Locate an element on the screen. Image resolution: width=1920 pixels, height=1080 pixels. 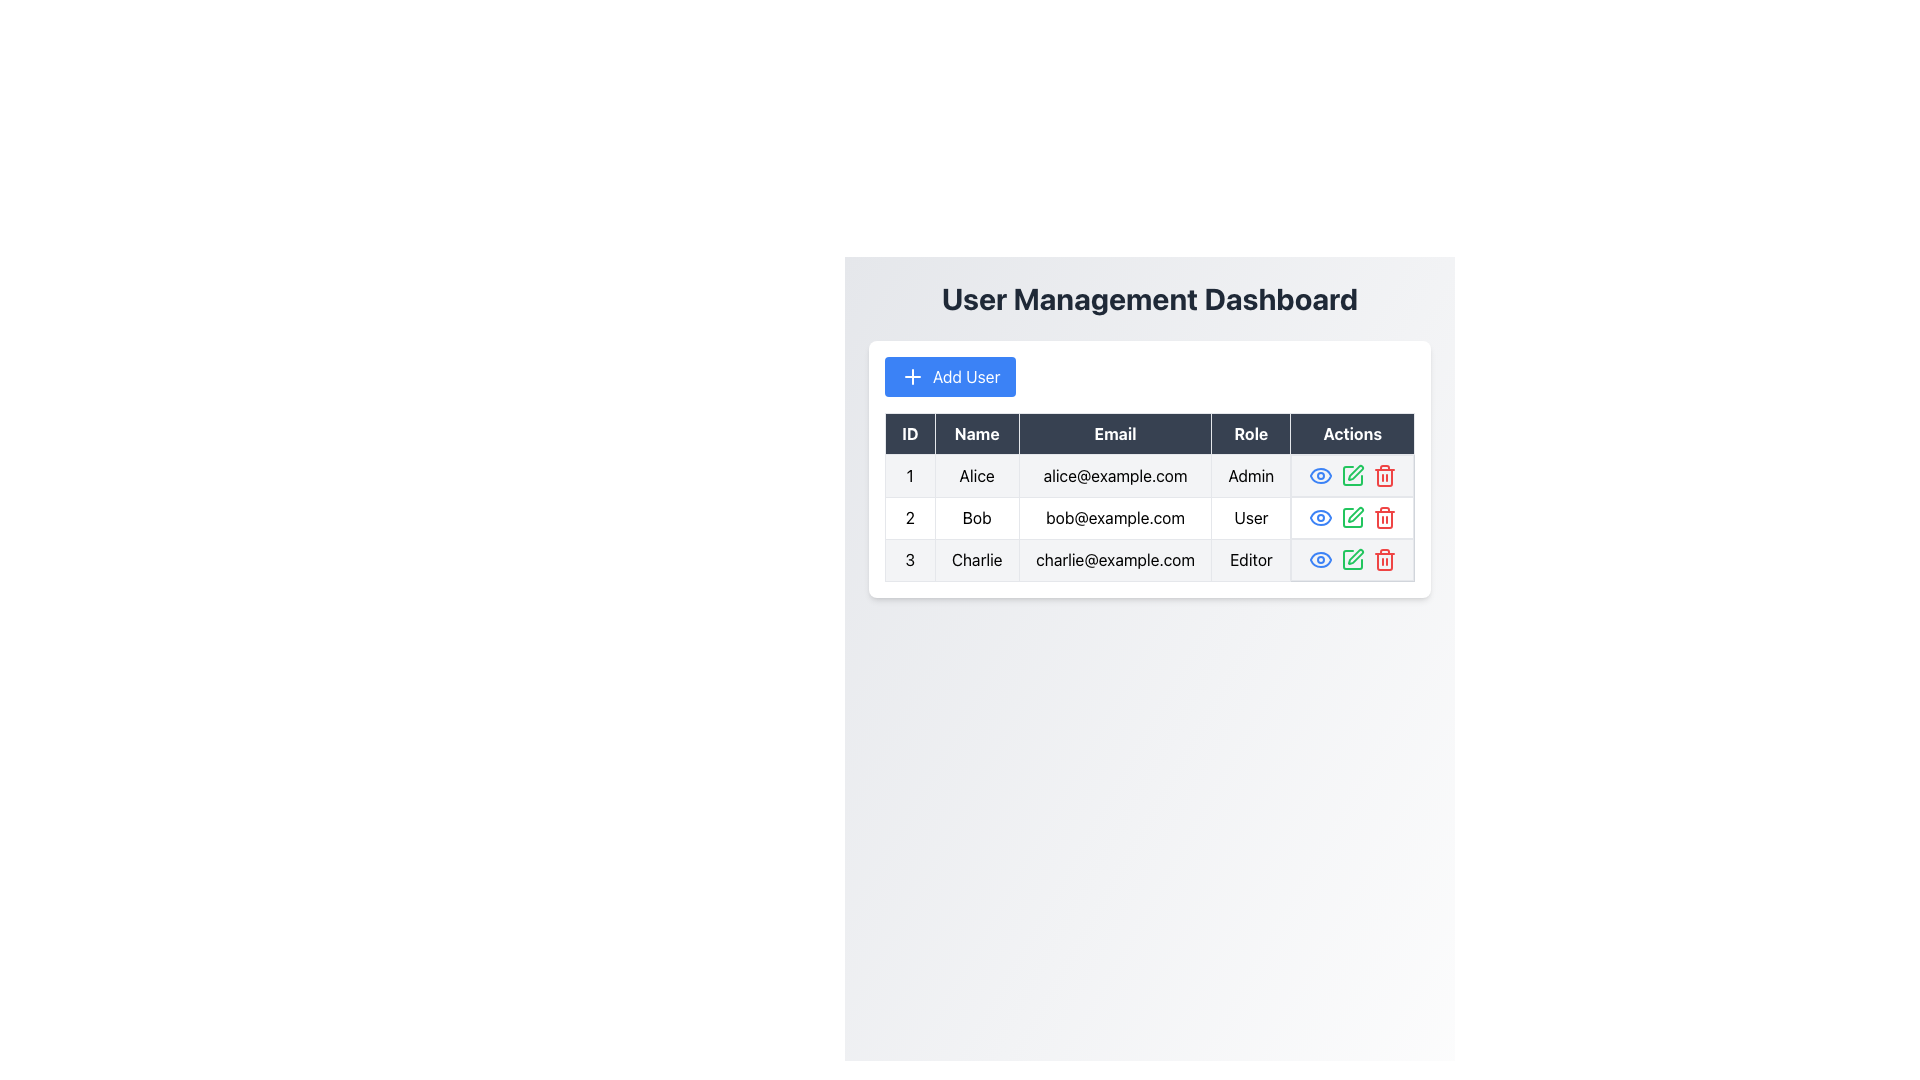
numeric identifier displayed in the text element showing the number '3', which is located in the first column of the third row of the table is located at coordinates (909, 560).